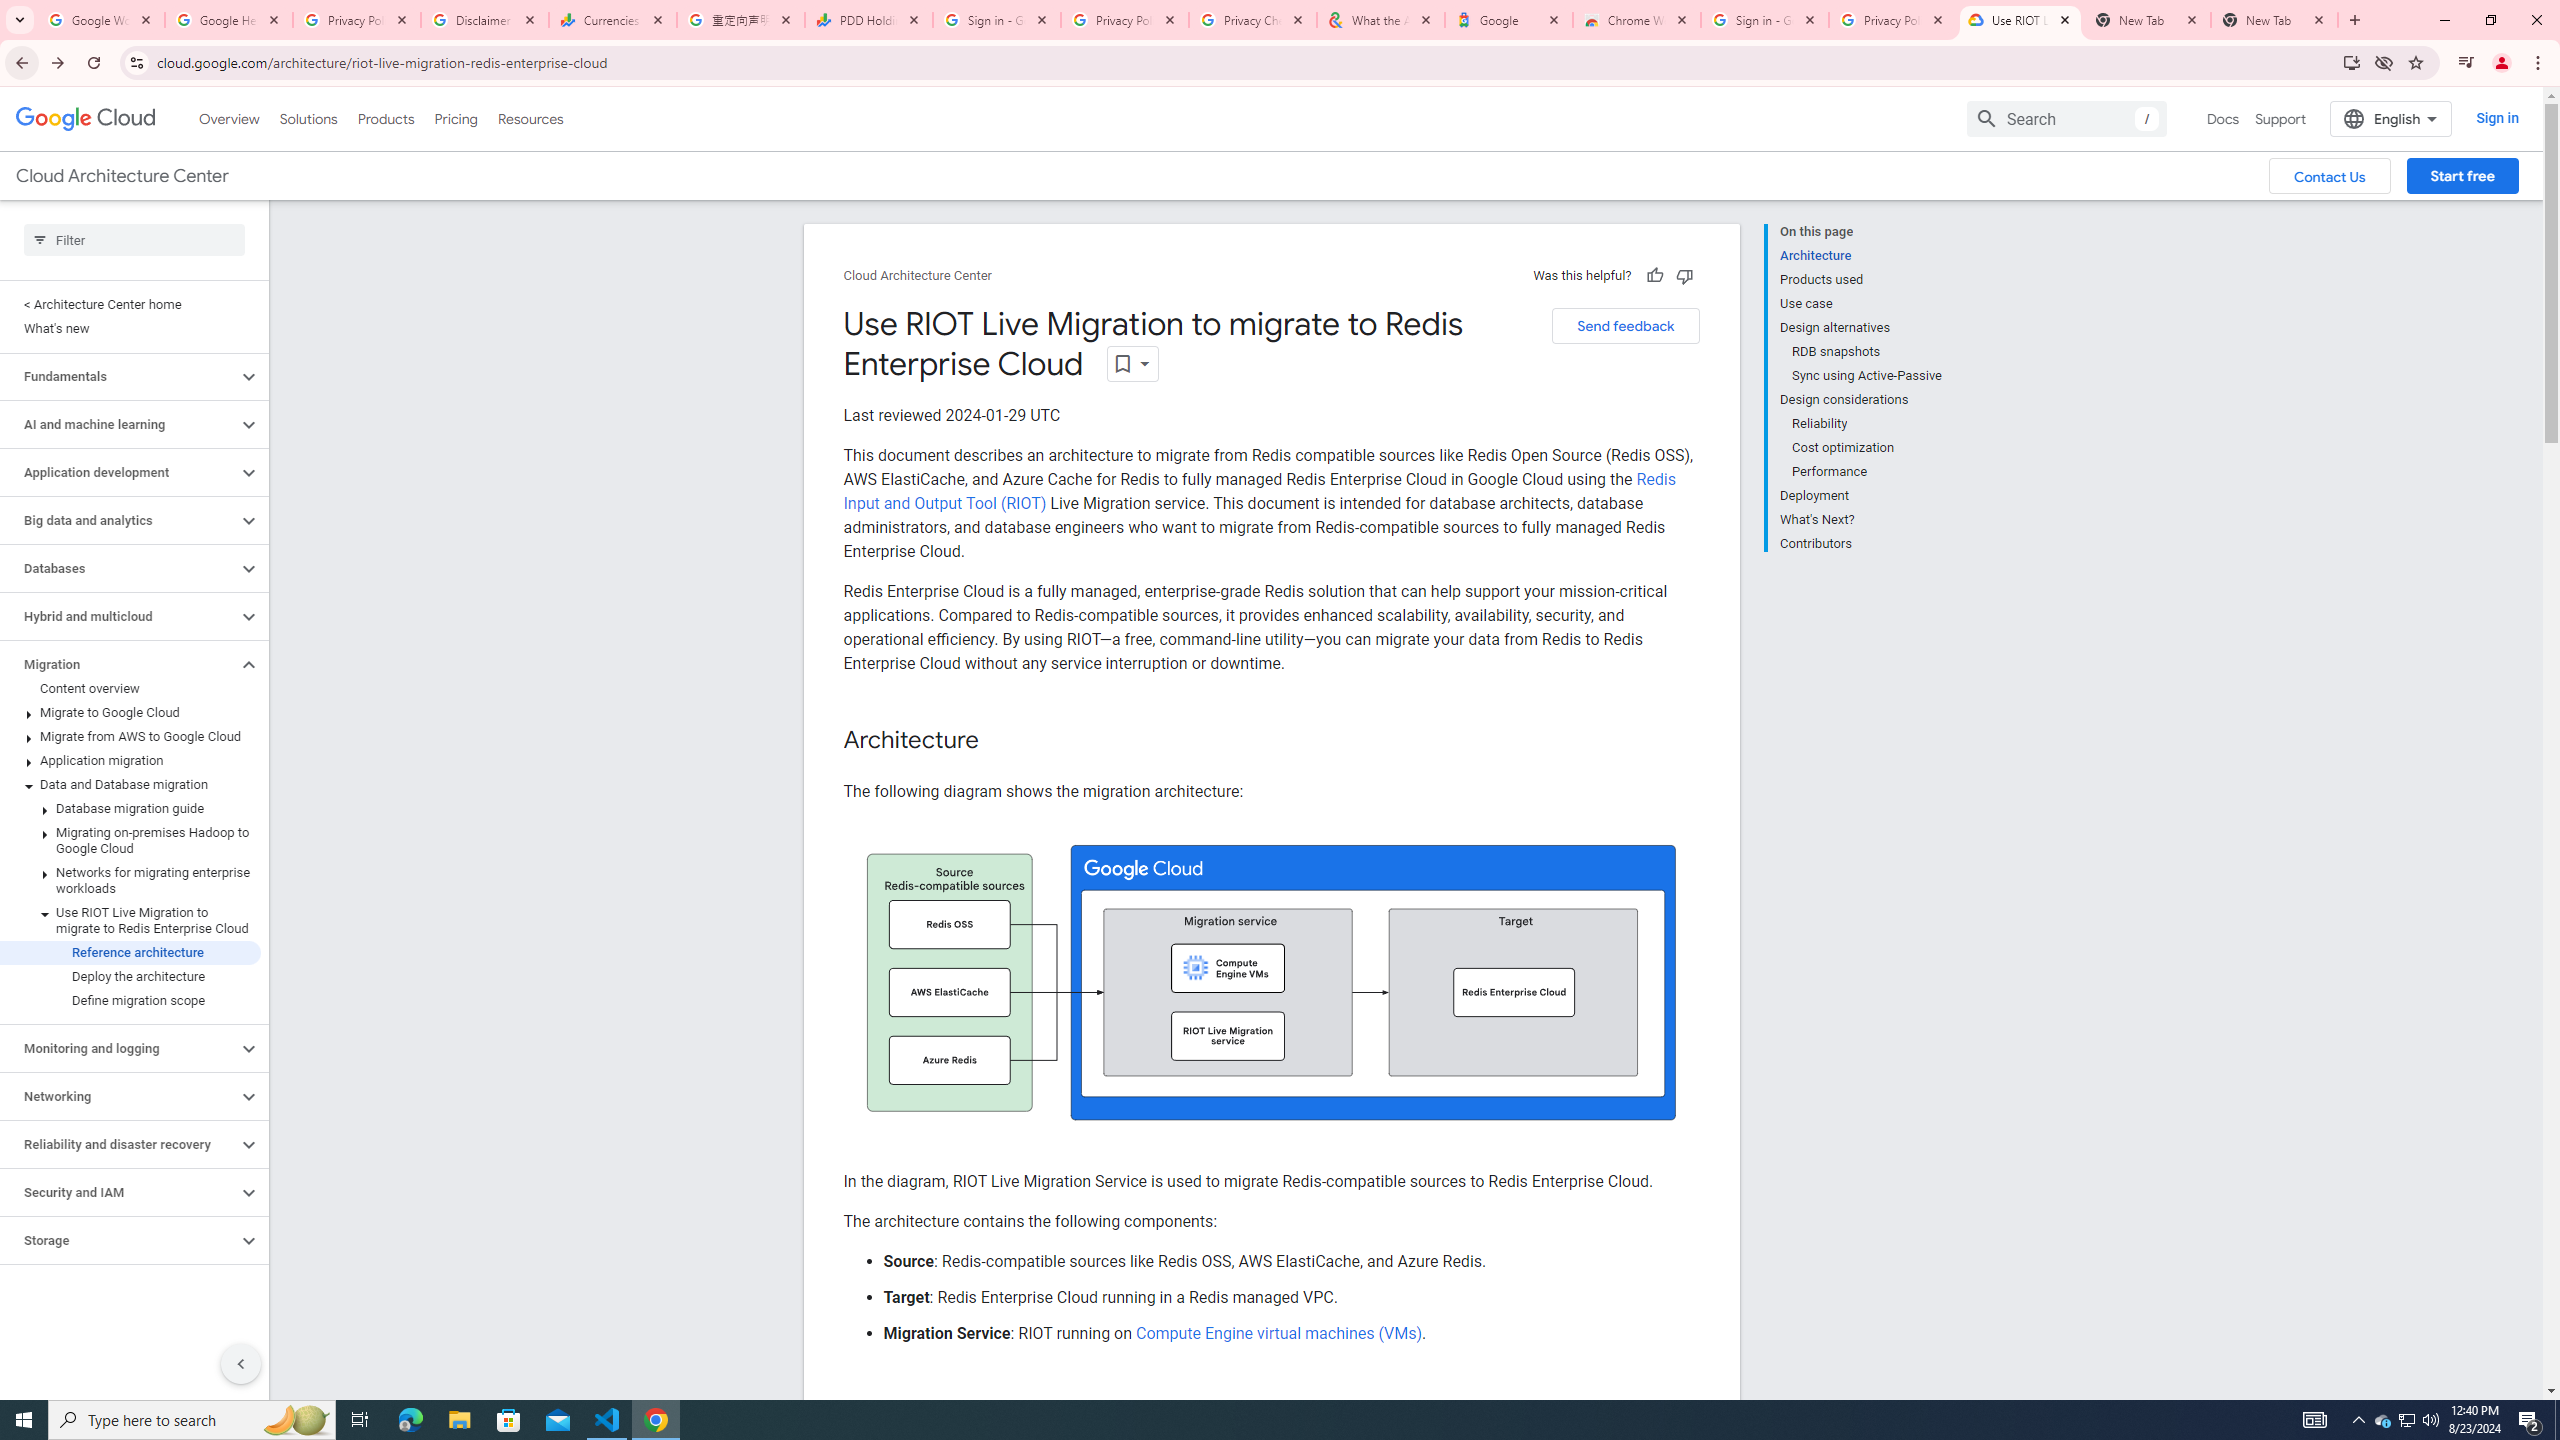 Image resolution: width=2560 pixels, height=1440 pixels. I want to click on 'Send feedback', so click(1625, 325).